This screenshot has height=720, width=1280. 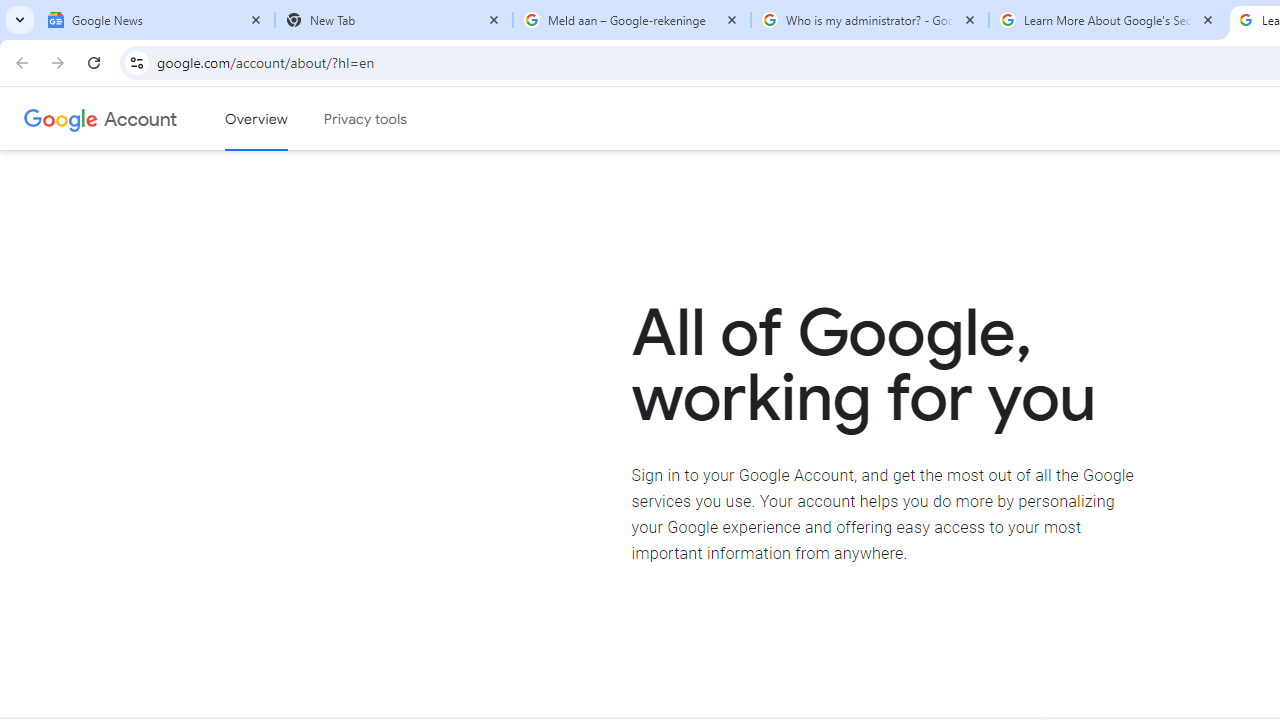 I want to click on 'Back', so click(x=19, y=61).